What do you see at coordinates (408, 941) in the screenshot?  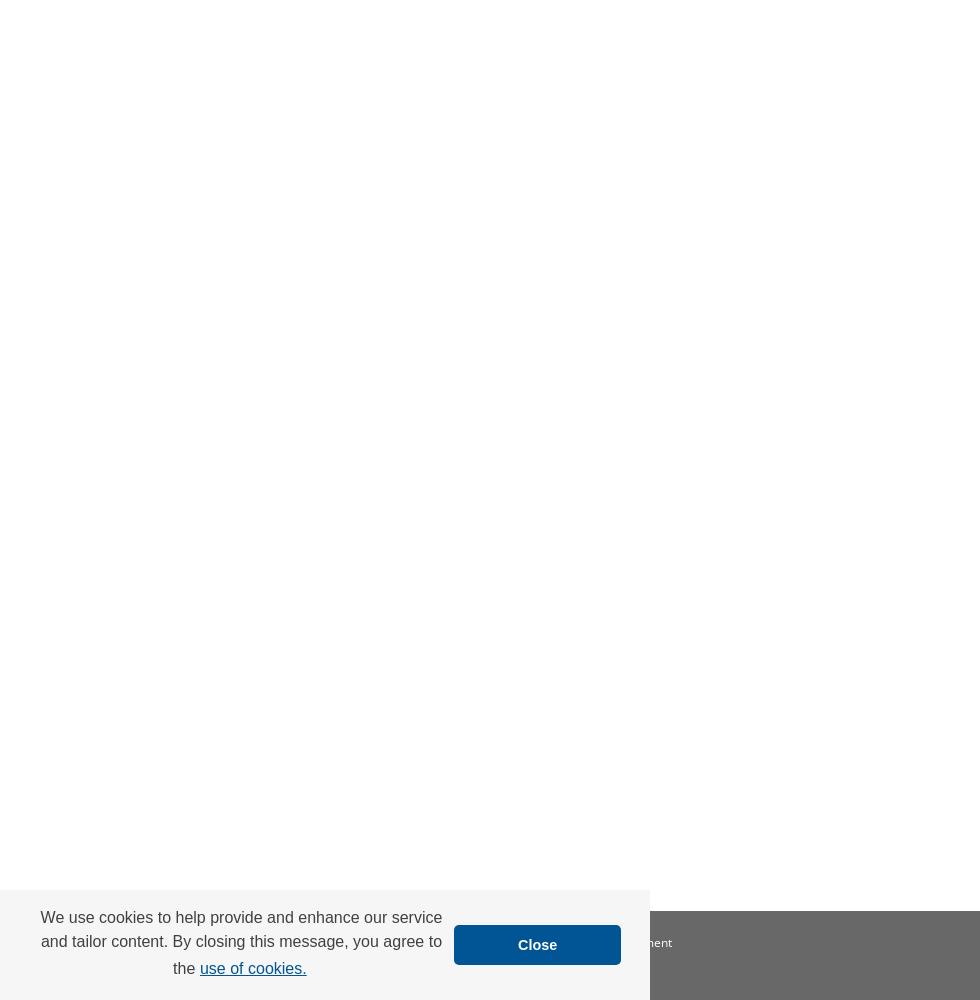 I see `'FAQ'` at bounding box center [408, 941].